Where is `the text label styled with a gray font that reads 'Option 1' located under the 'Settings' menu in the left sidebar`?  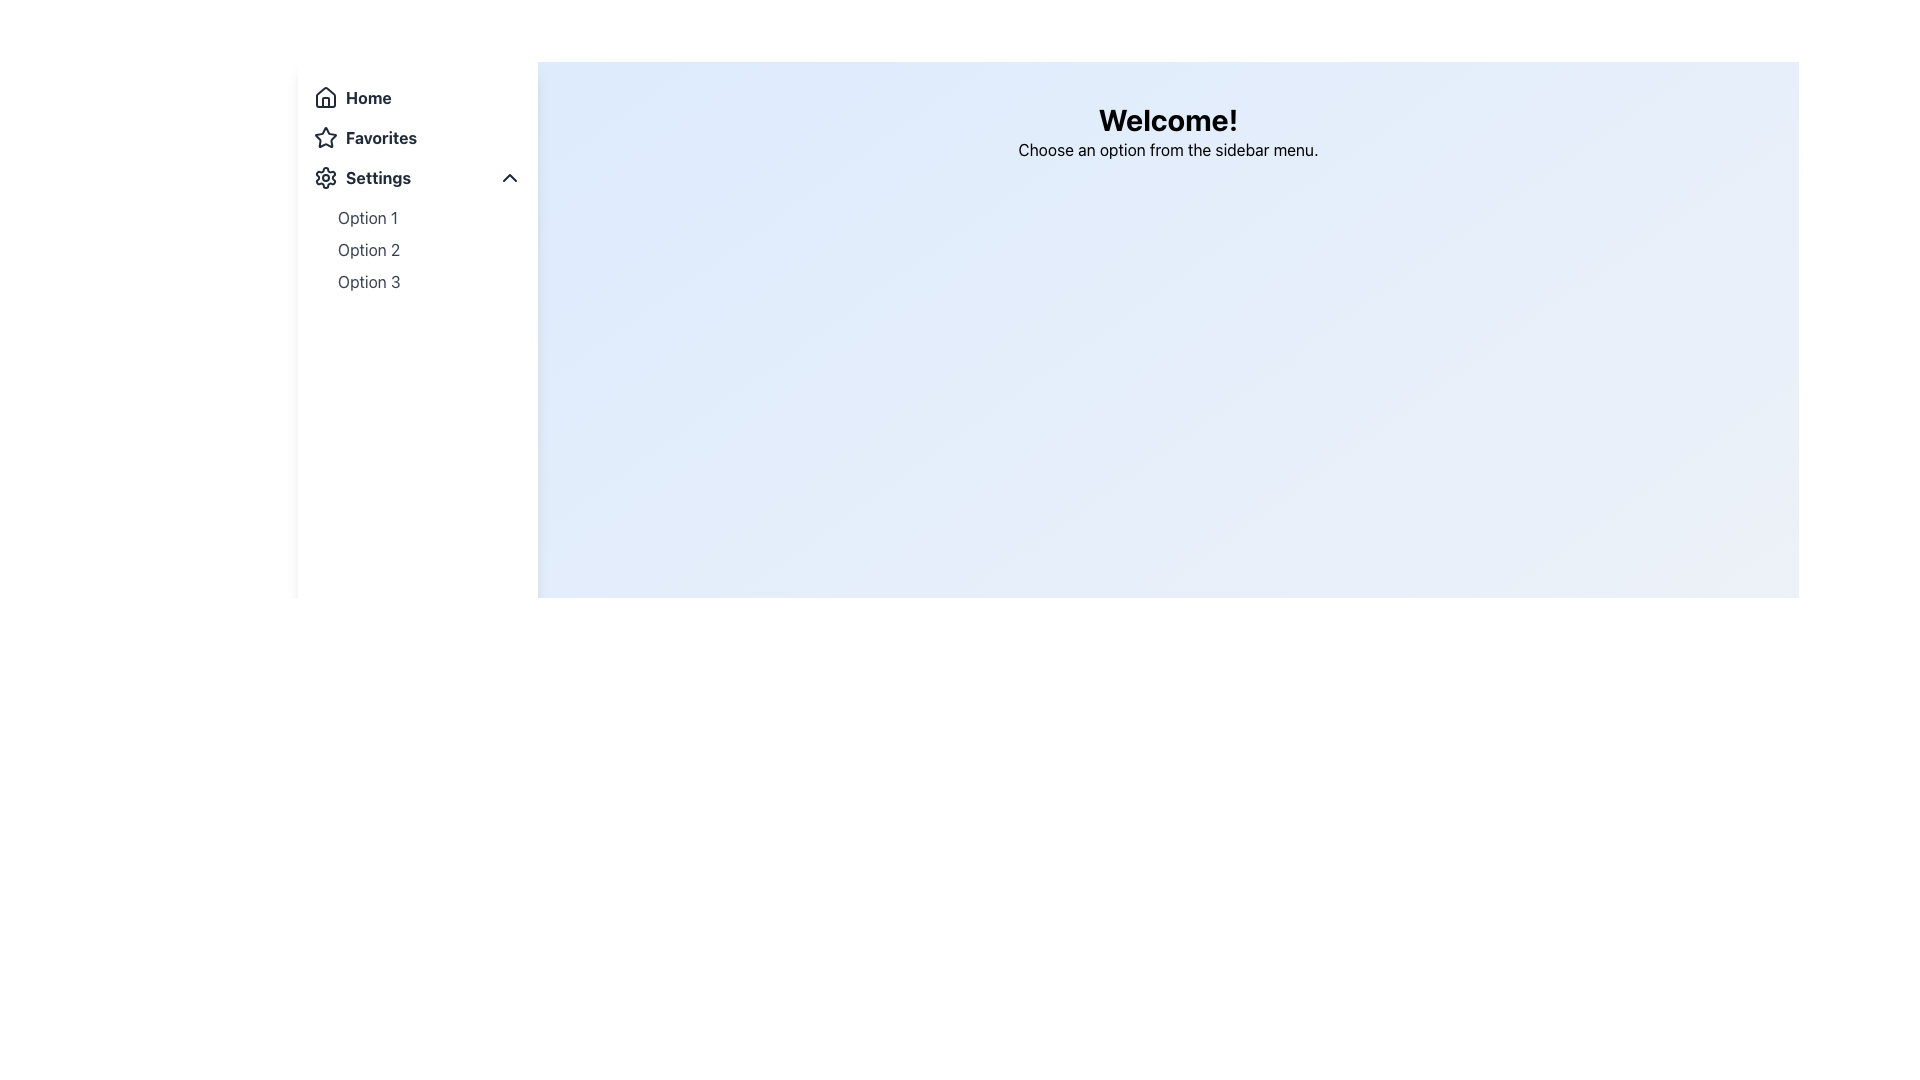
the text label styled with a gray font that reads 'Option 1' located under the 'Settings' menu in the left sidebar is located at coordinates (368, 218).